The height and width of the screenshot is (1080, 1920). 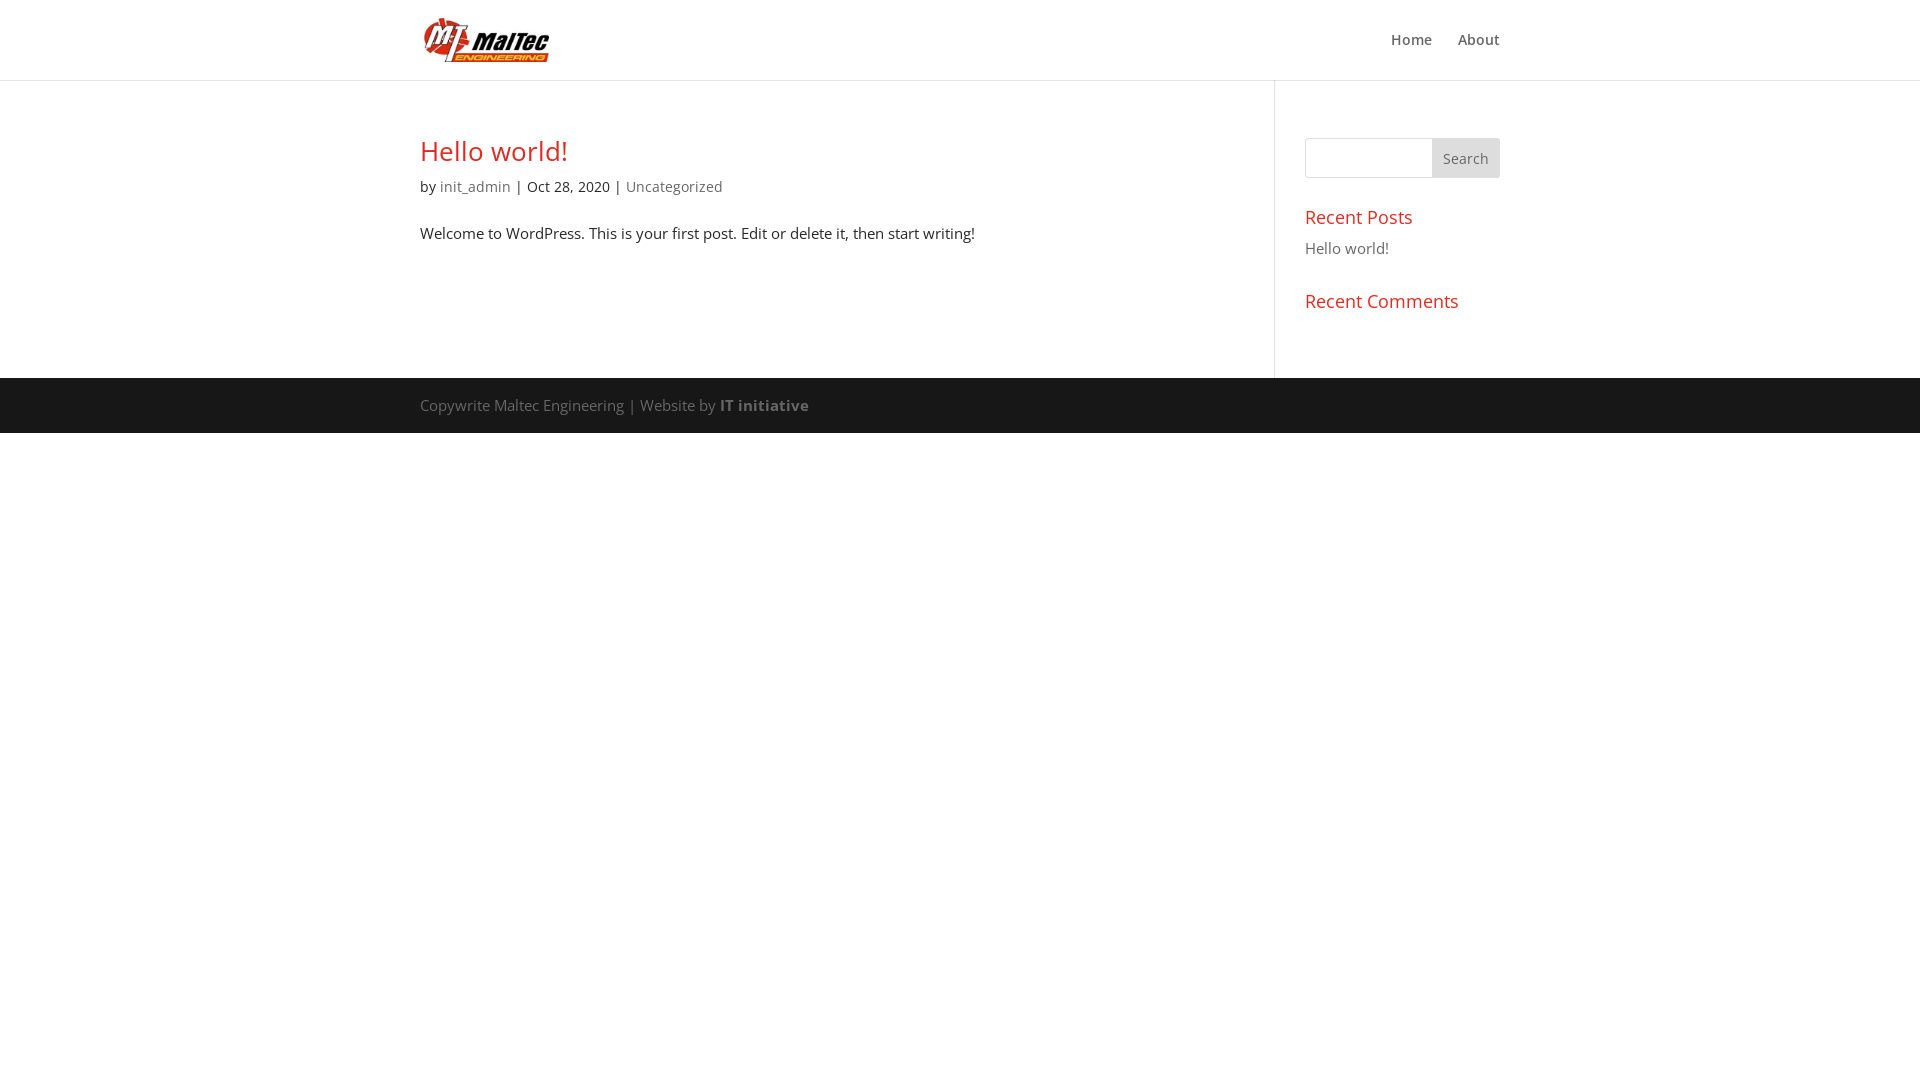 I want to click on 'IT initiative', so click(x=763, y=404).